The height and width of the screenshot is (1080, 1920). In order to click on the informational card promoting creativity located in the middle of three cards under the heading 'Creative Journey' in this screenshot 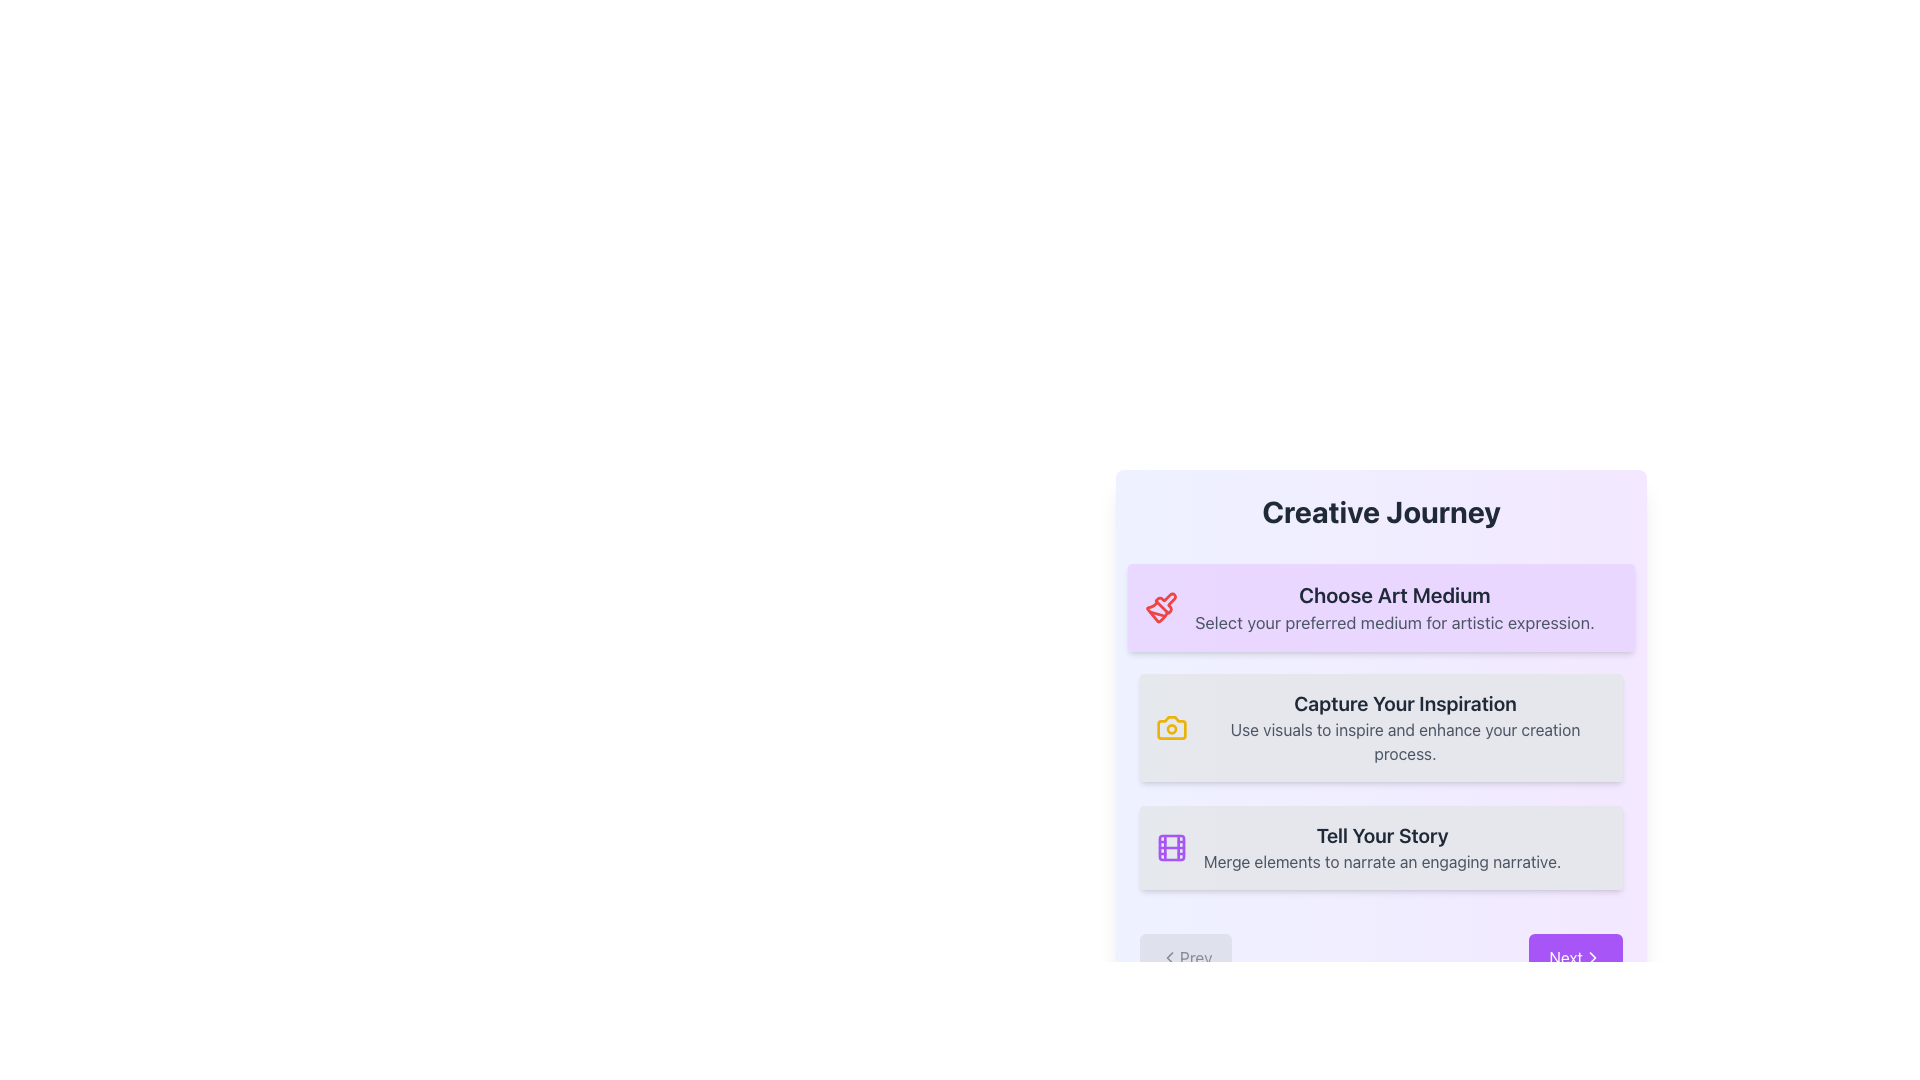, I will do `click(1380, 728)`.